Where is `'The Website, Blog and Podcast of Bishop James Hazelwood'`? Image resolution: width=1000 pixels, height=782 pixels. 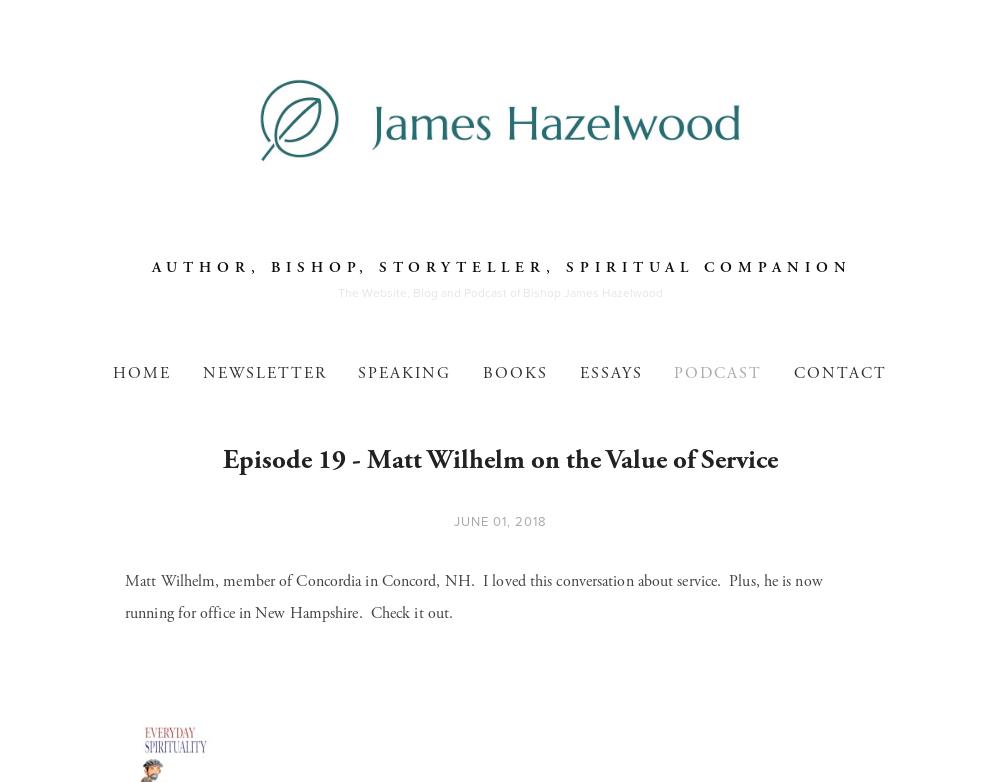
'The Website, Blog and Podcast of Bishop James Hazelwood' is located at coordinates (498, 292).